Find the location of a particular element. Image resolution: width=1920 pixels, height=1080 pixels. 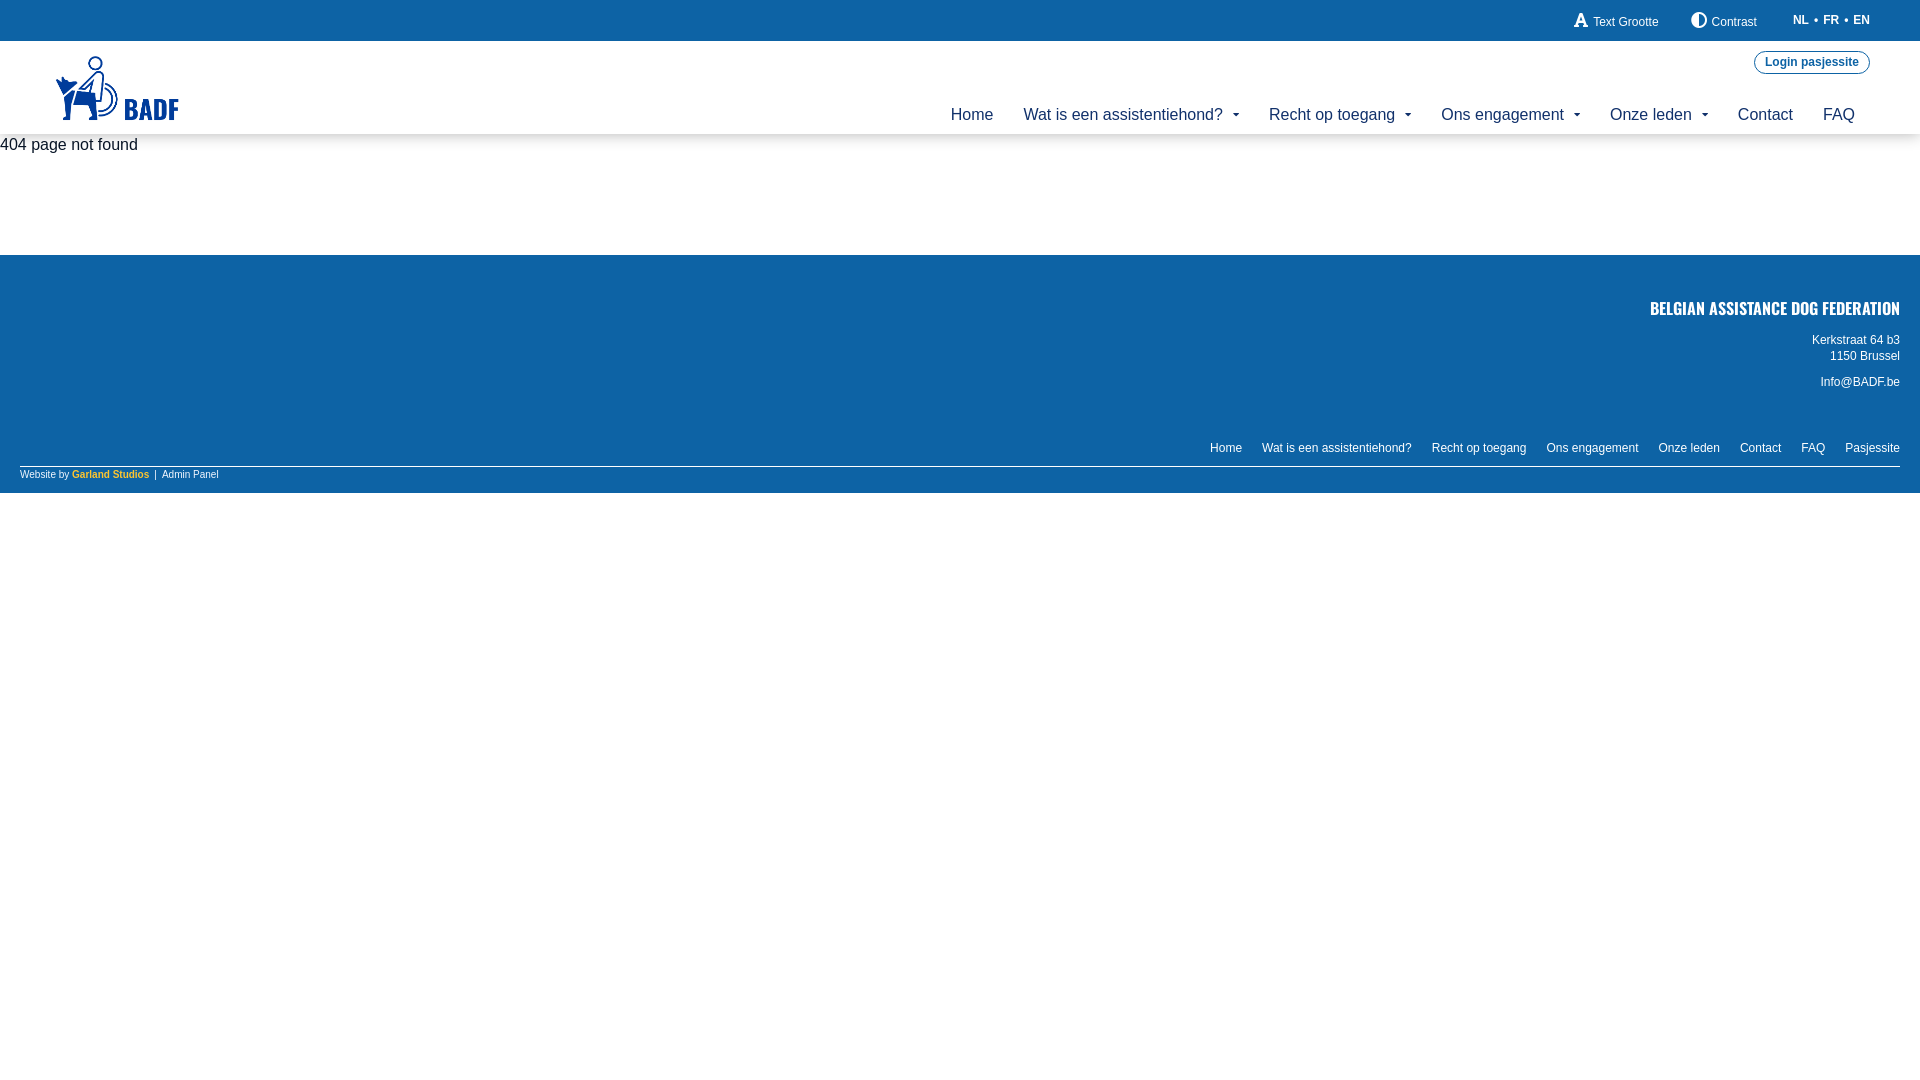

'FAQ' is located at coordinates (1800, 446).